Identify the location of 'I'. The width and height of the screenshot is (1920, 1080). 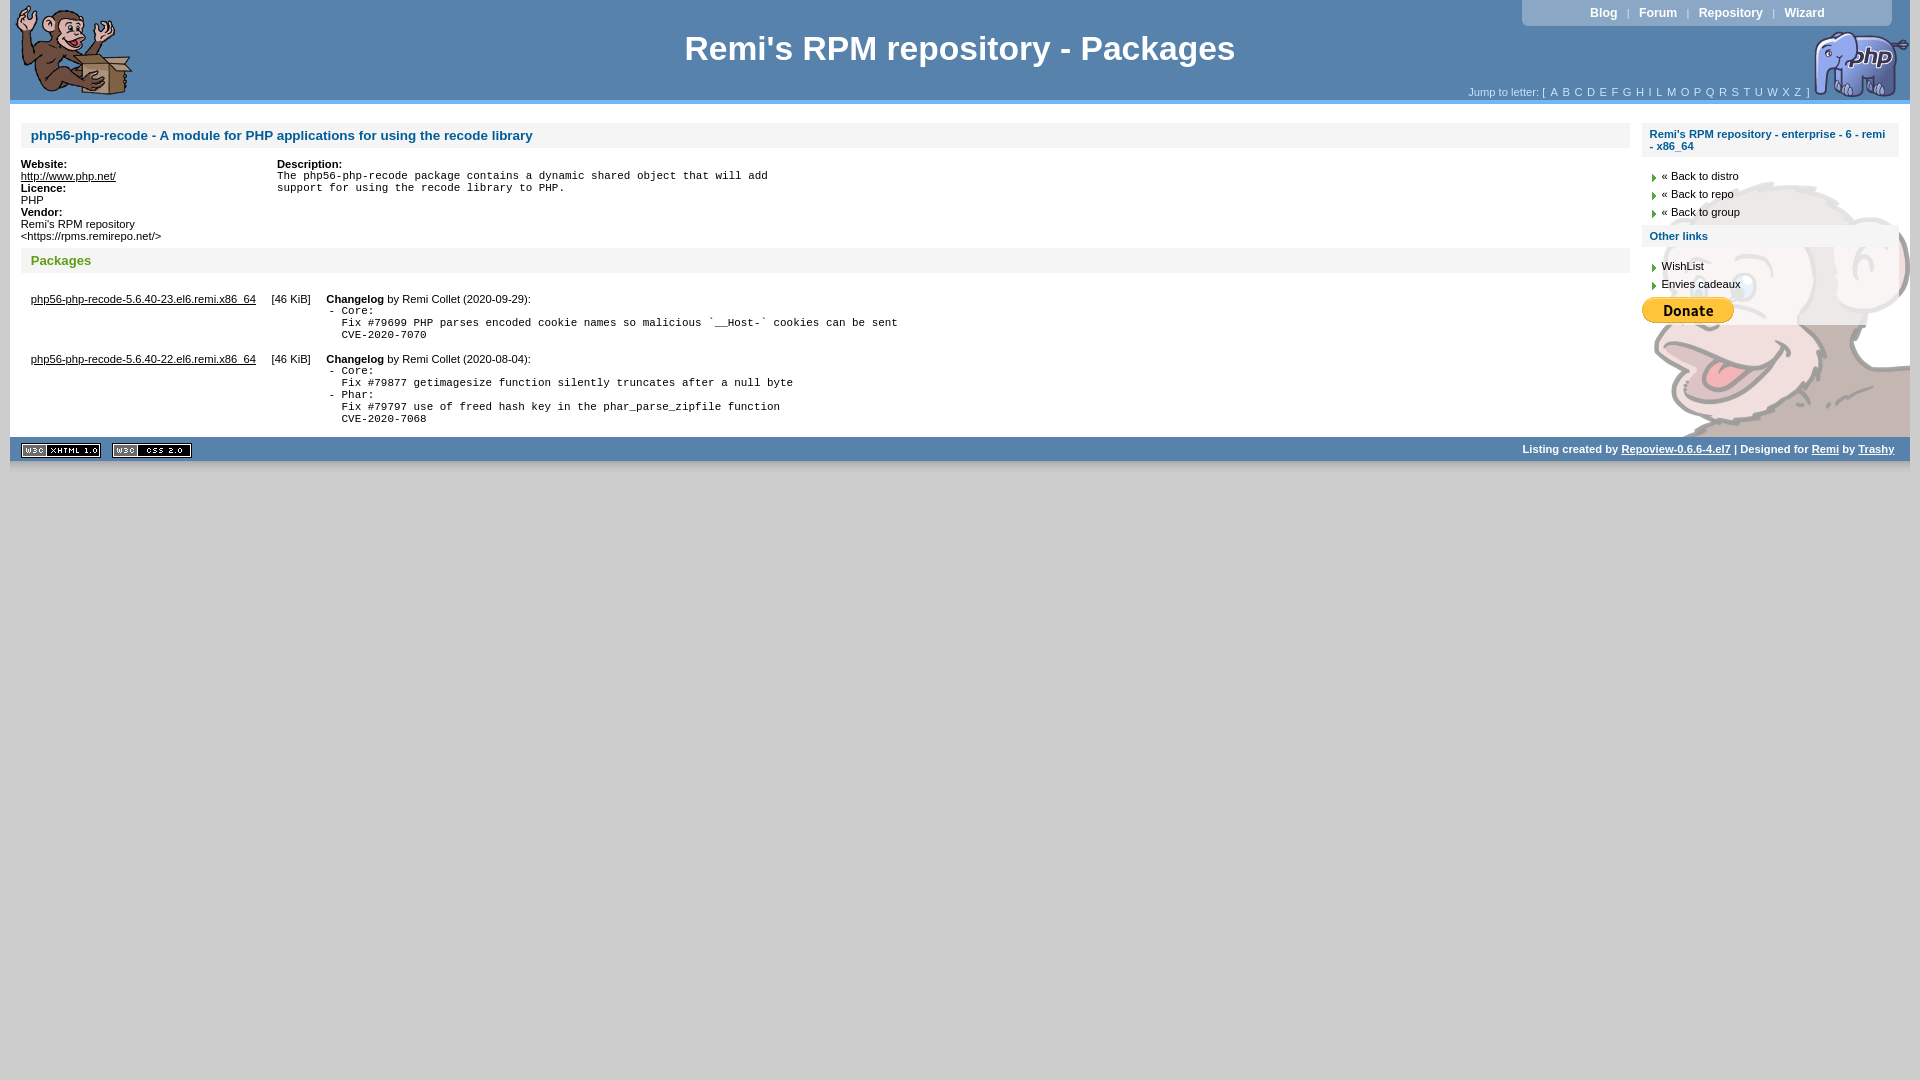
(1650, 92).